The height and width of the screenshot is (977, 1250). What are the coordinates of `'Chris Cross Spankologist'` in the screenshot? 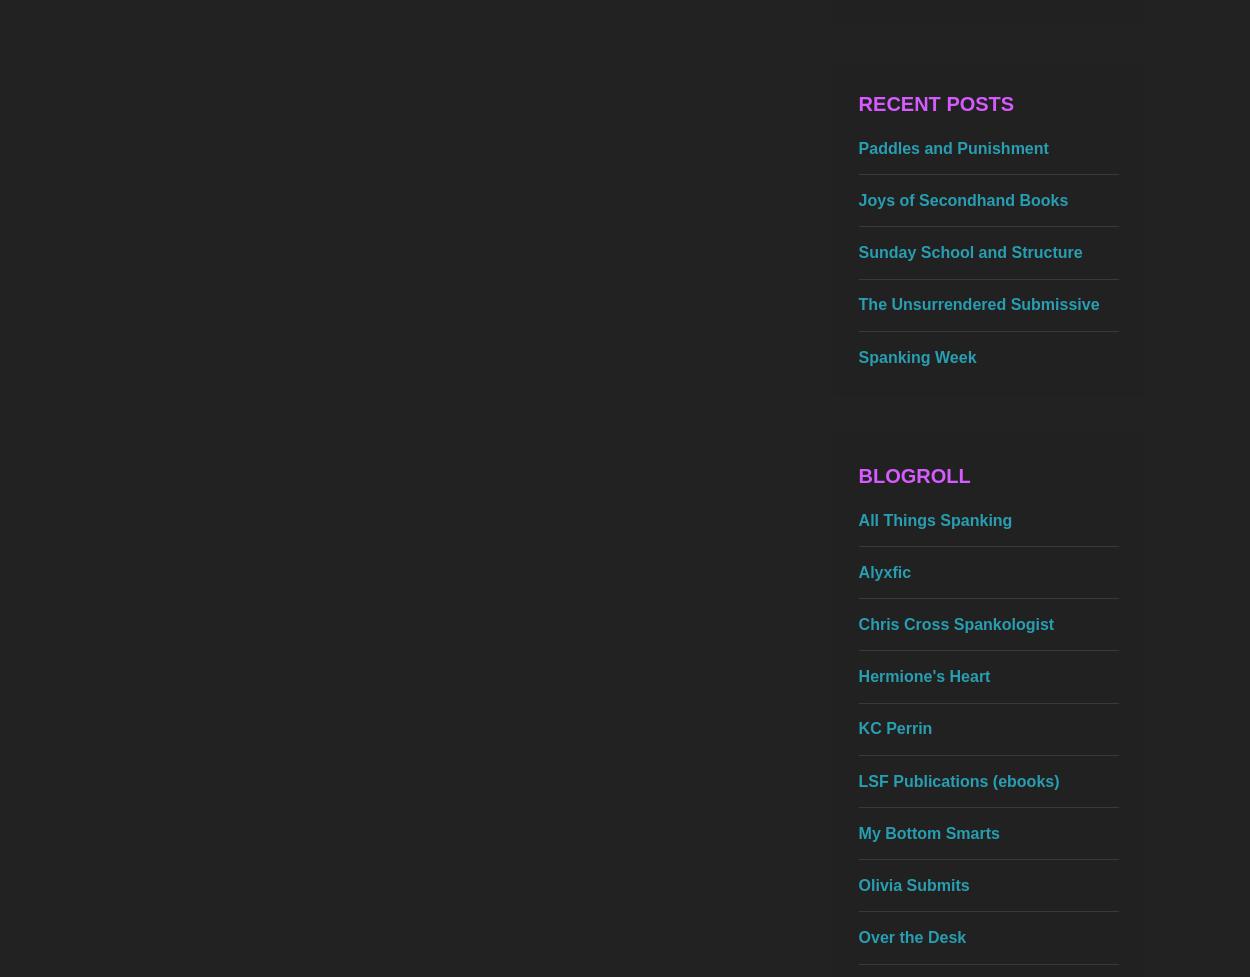 It's located at (955, 623).